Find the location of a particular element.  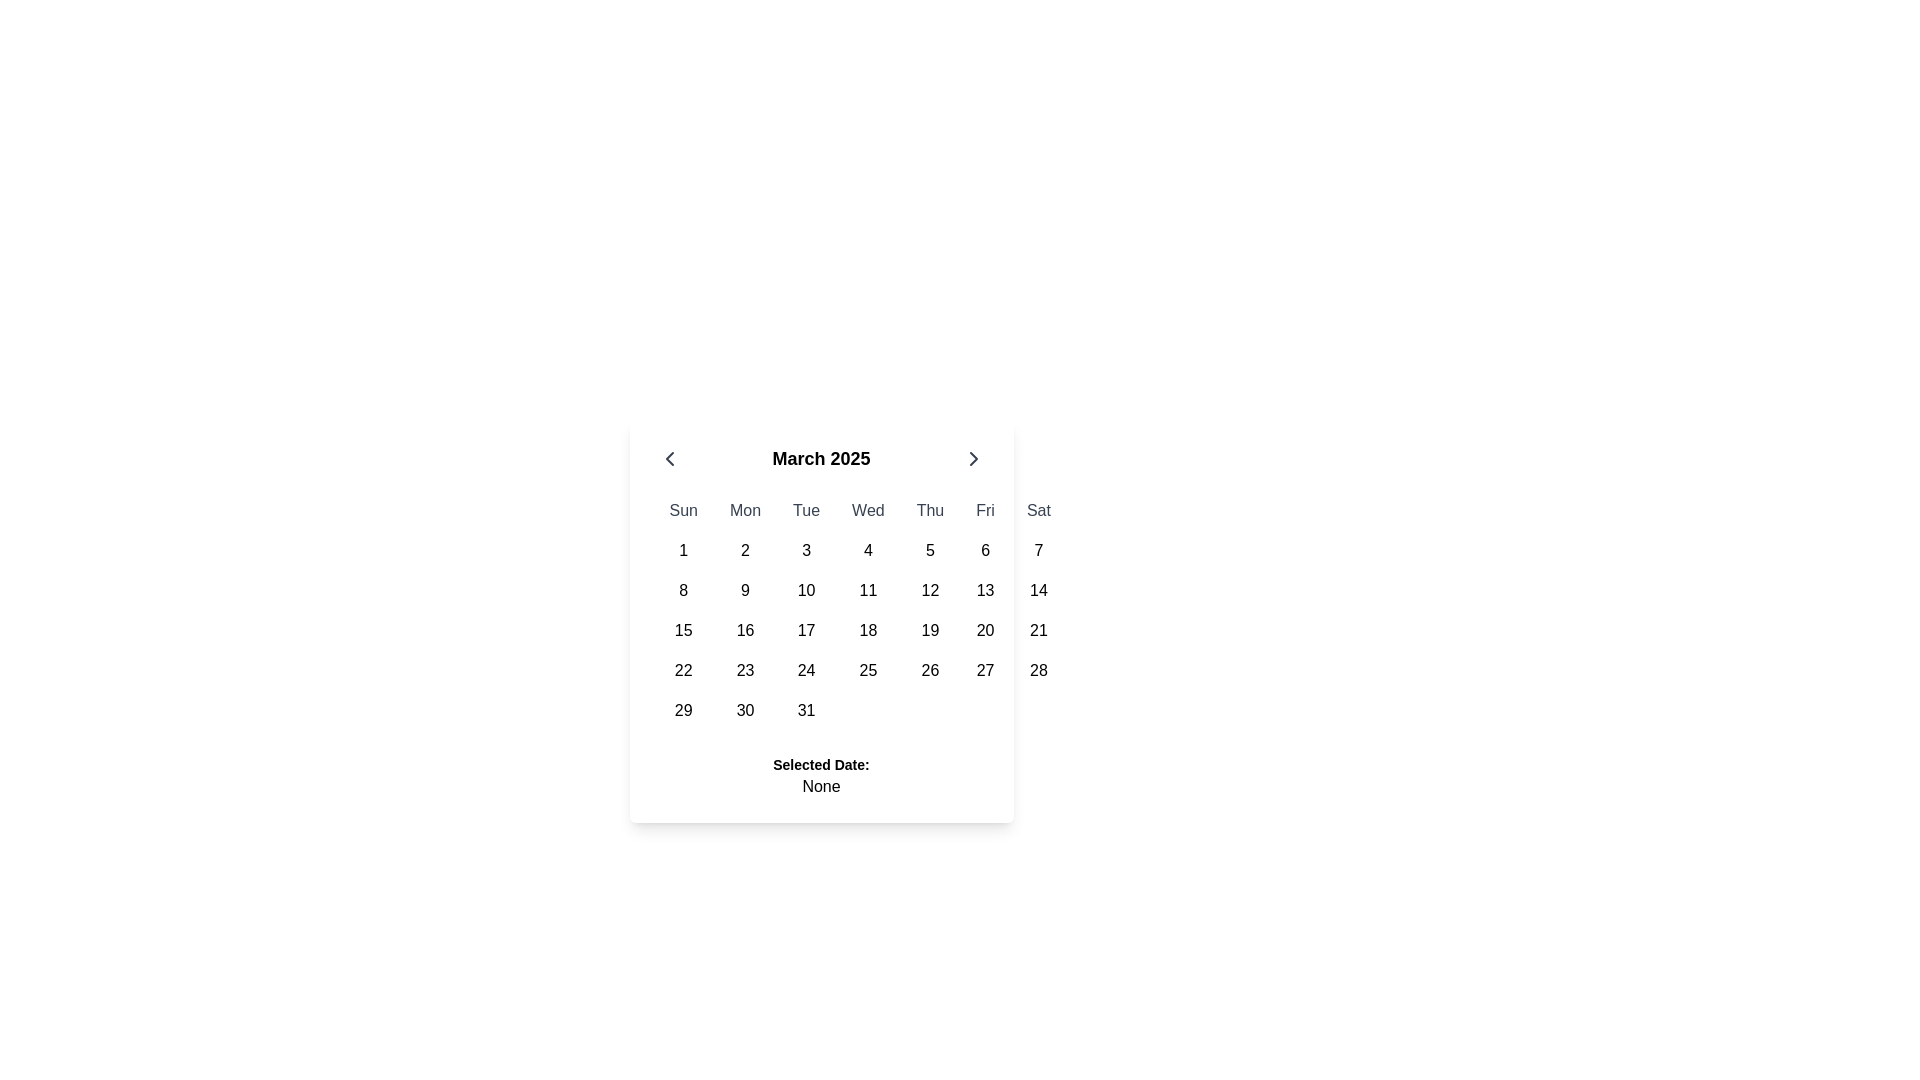

the selectable calendar date '13' is located at coordinates (985, 589).